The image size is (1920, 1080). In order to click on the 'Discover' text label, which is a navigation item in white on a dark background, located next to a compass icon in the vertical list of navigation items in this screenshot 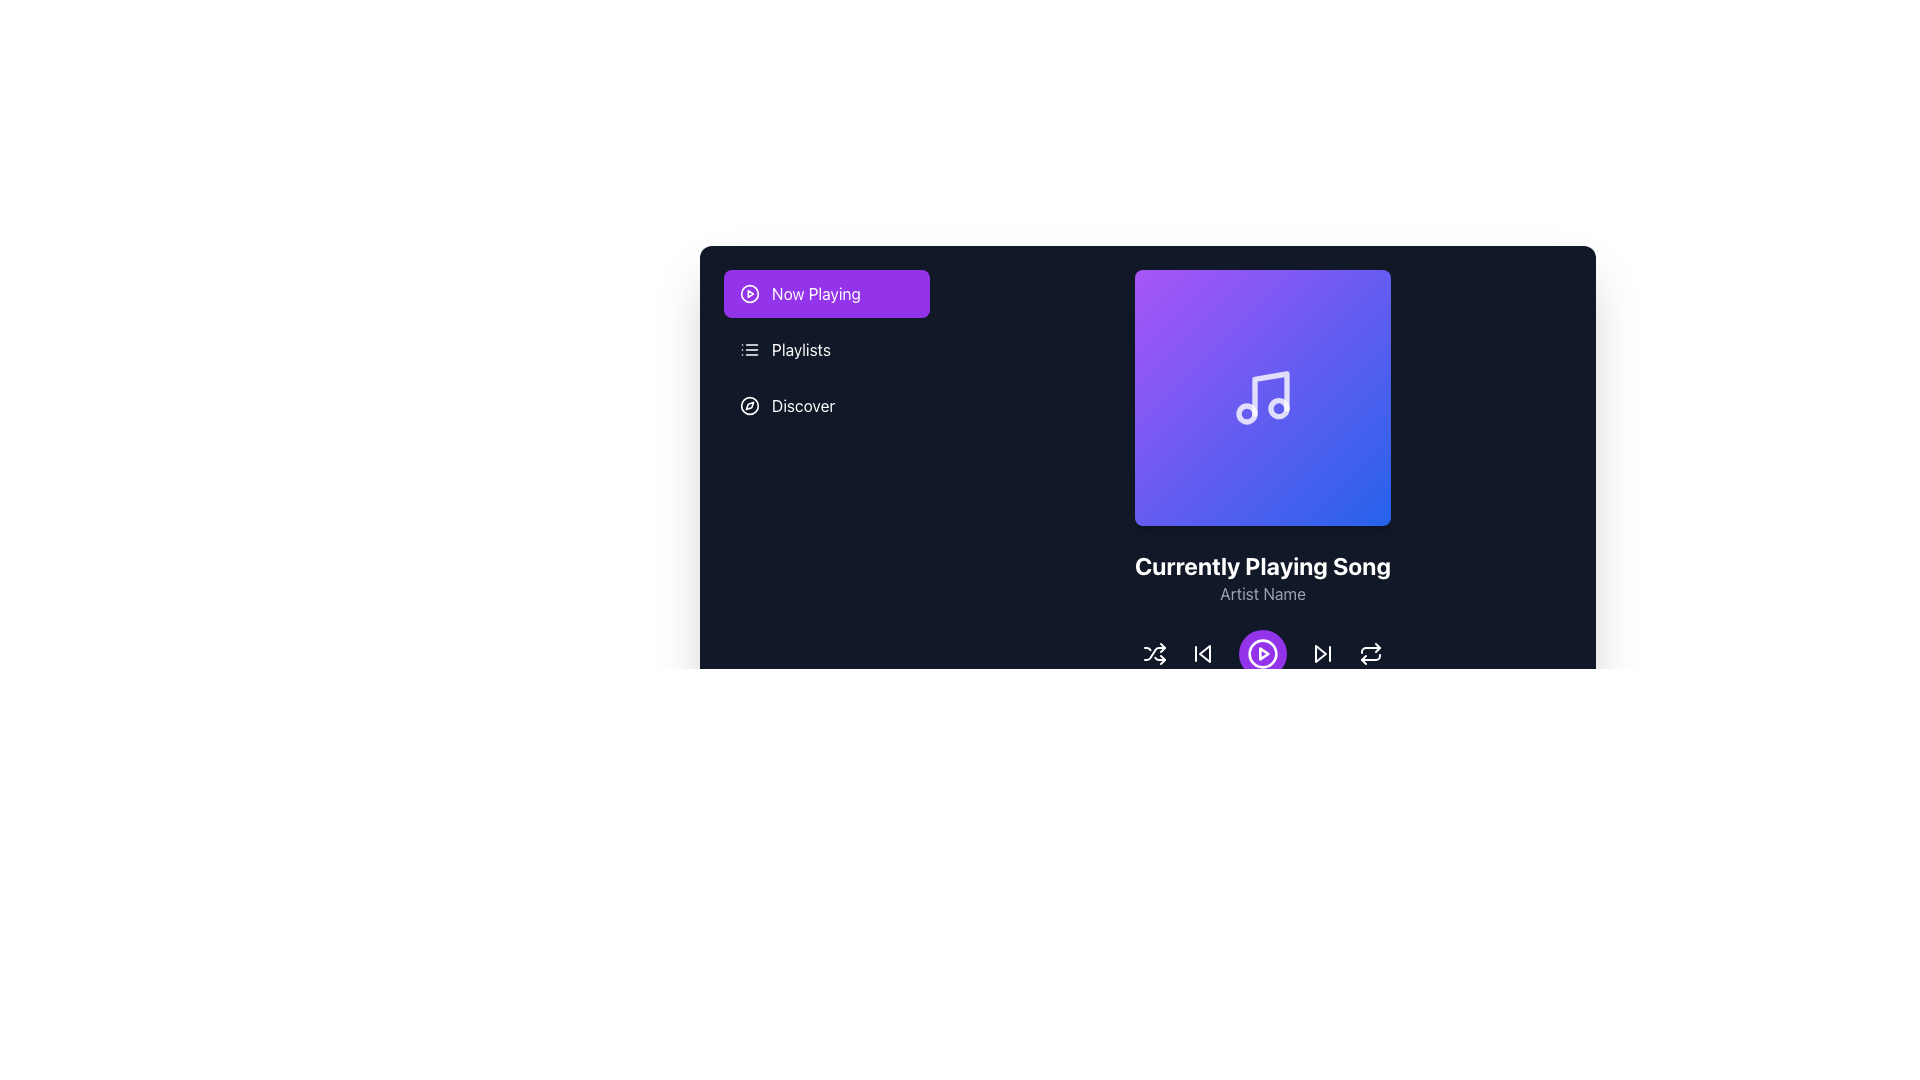, I will do `click(803, 405)`.